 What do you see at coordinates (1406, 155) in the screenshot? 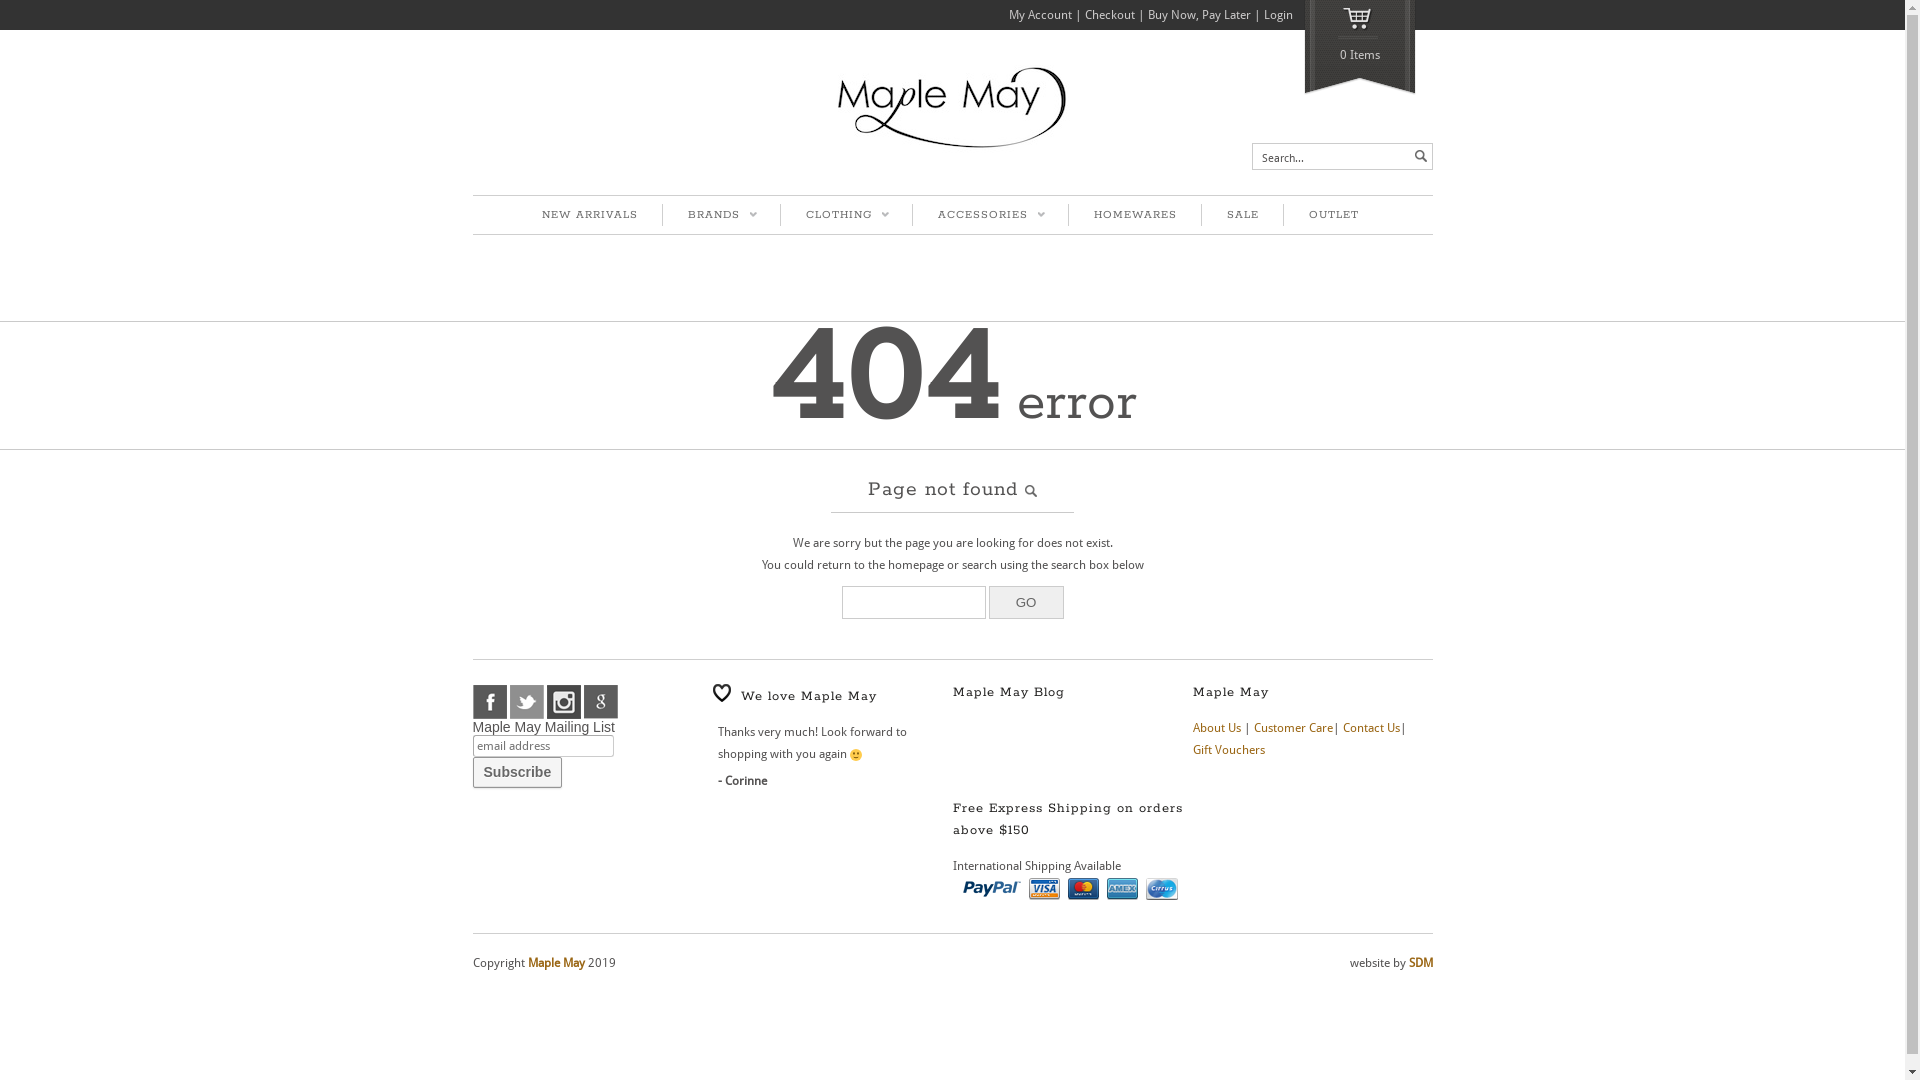
I see `' '` at bounding box center [1406, 155].